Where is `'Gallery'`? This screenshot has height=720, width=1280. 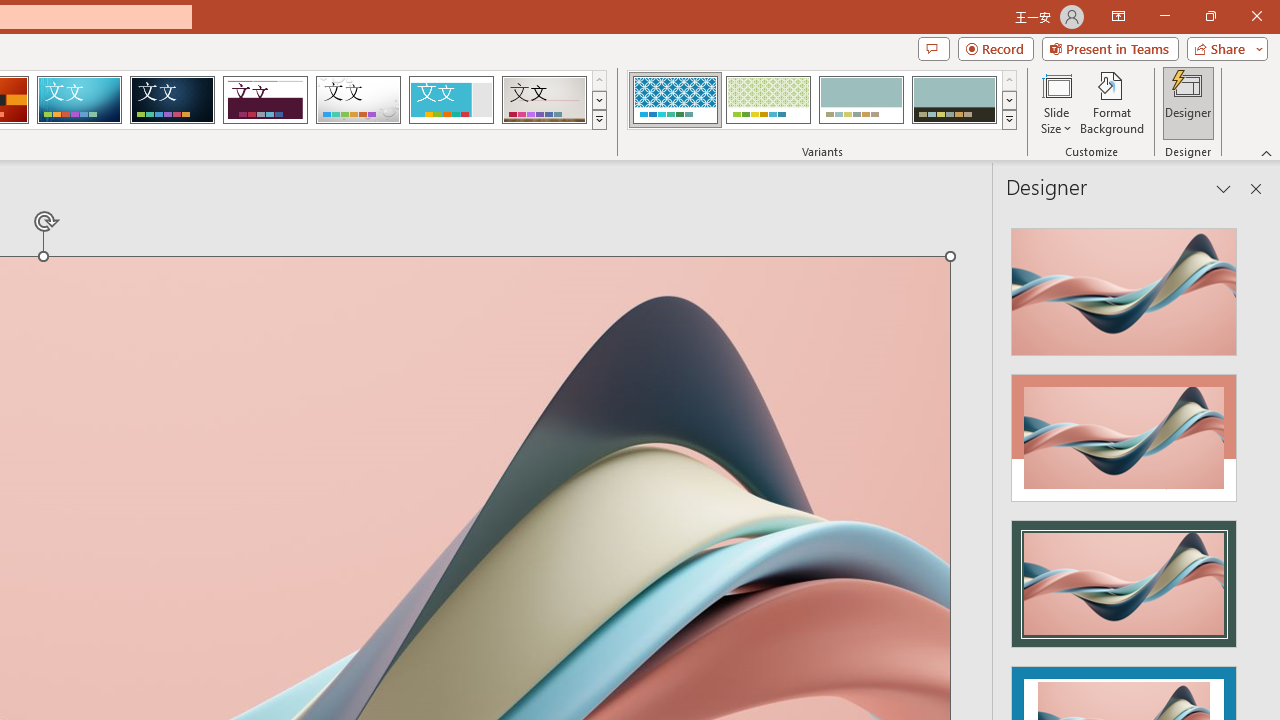 'Gallery' is located at coordinates (544, 100).